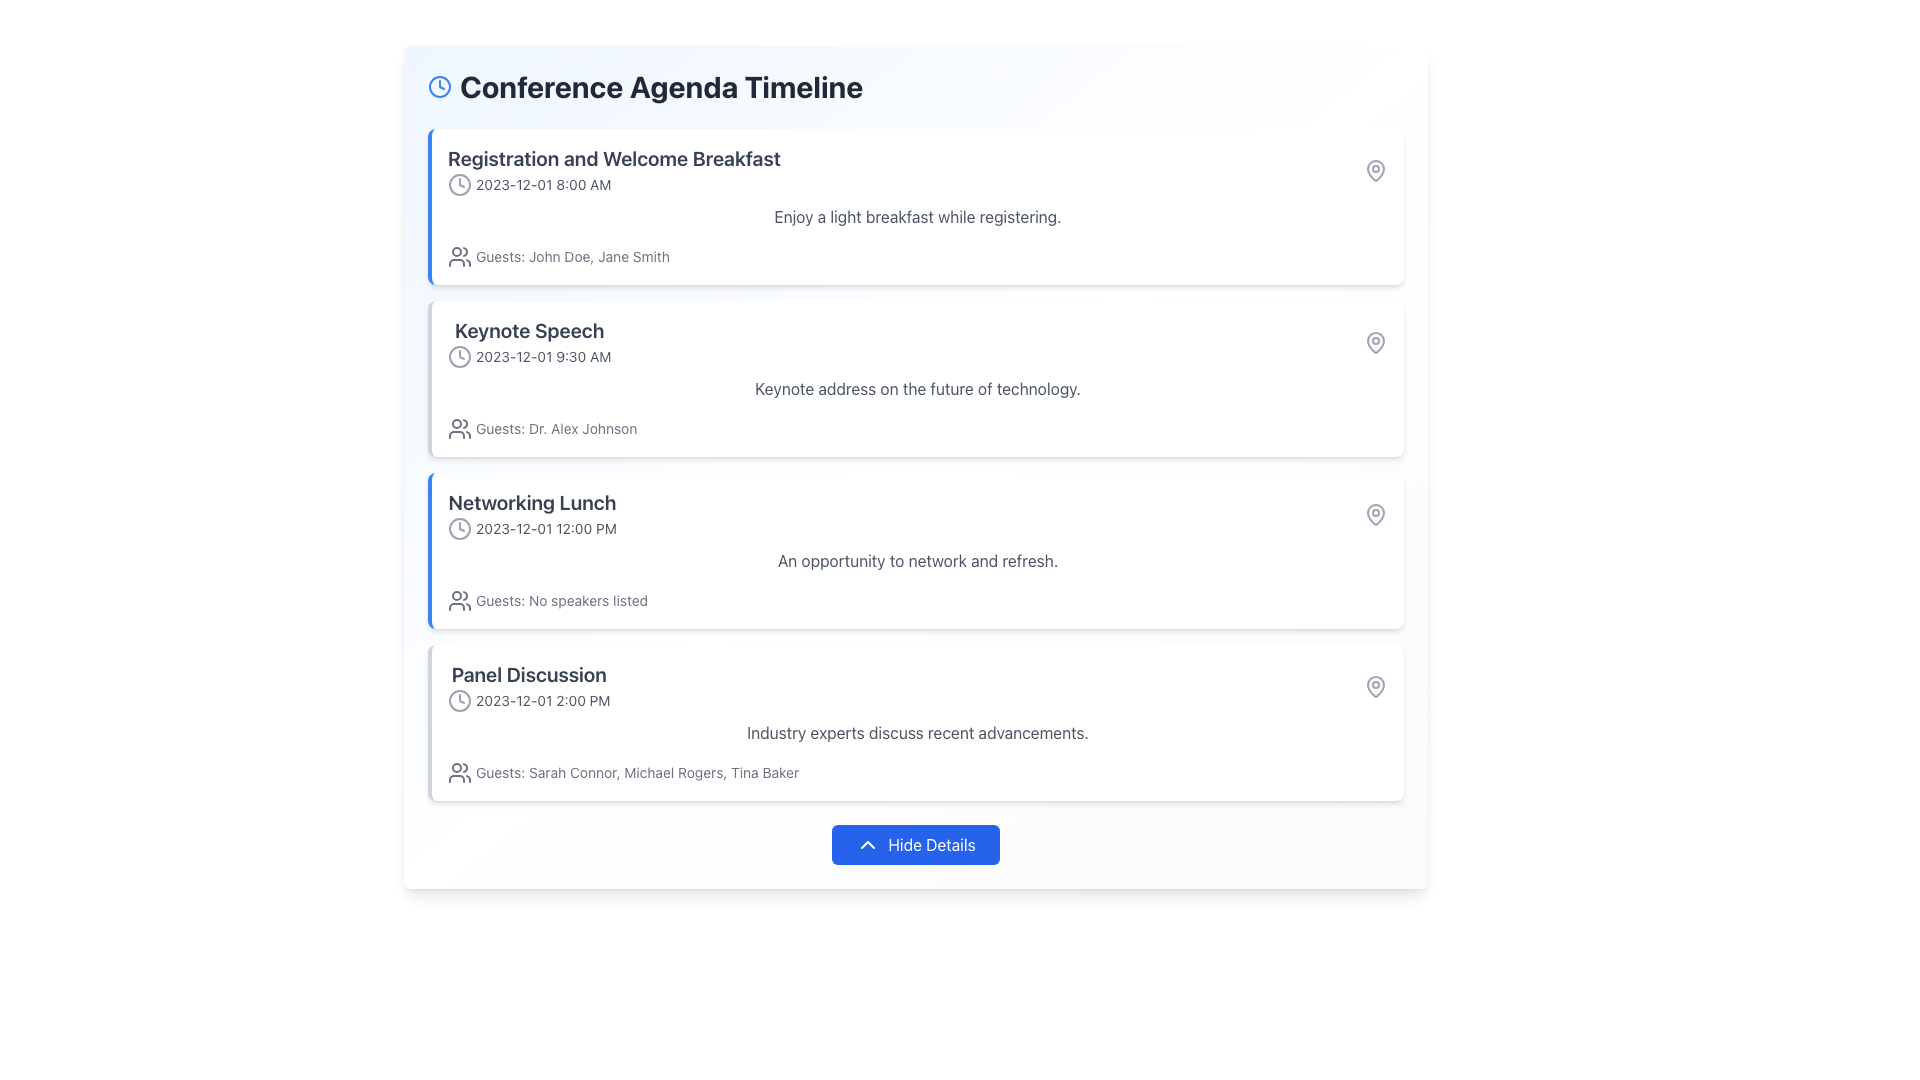  What do you see at coordinates (459, 771) in the screenshot?
I see `the icon representing guests, located to the left of the text 'Guests: Sarah Connor, Michael Rogers, Tina Baker' within the 'Panel Discussion' panel` at bounding box center [459, 771].